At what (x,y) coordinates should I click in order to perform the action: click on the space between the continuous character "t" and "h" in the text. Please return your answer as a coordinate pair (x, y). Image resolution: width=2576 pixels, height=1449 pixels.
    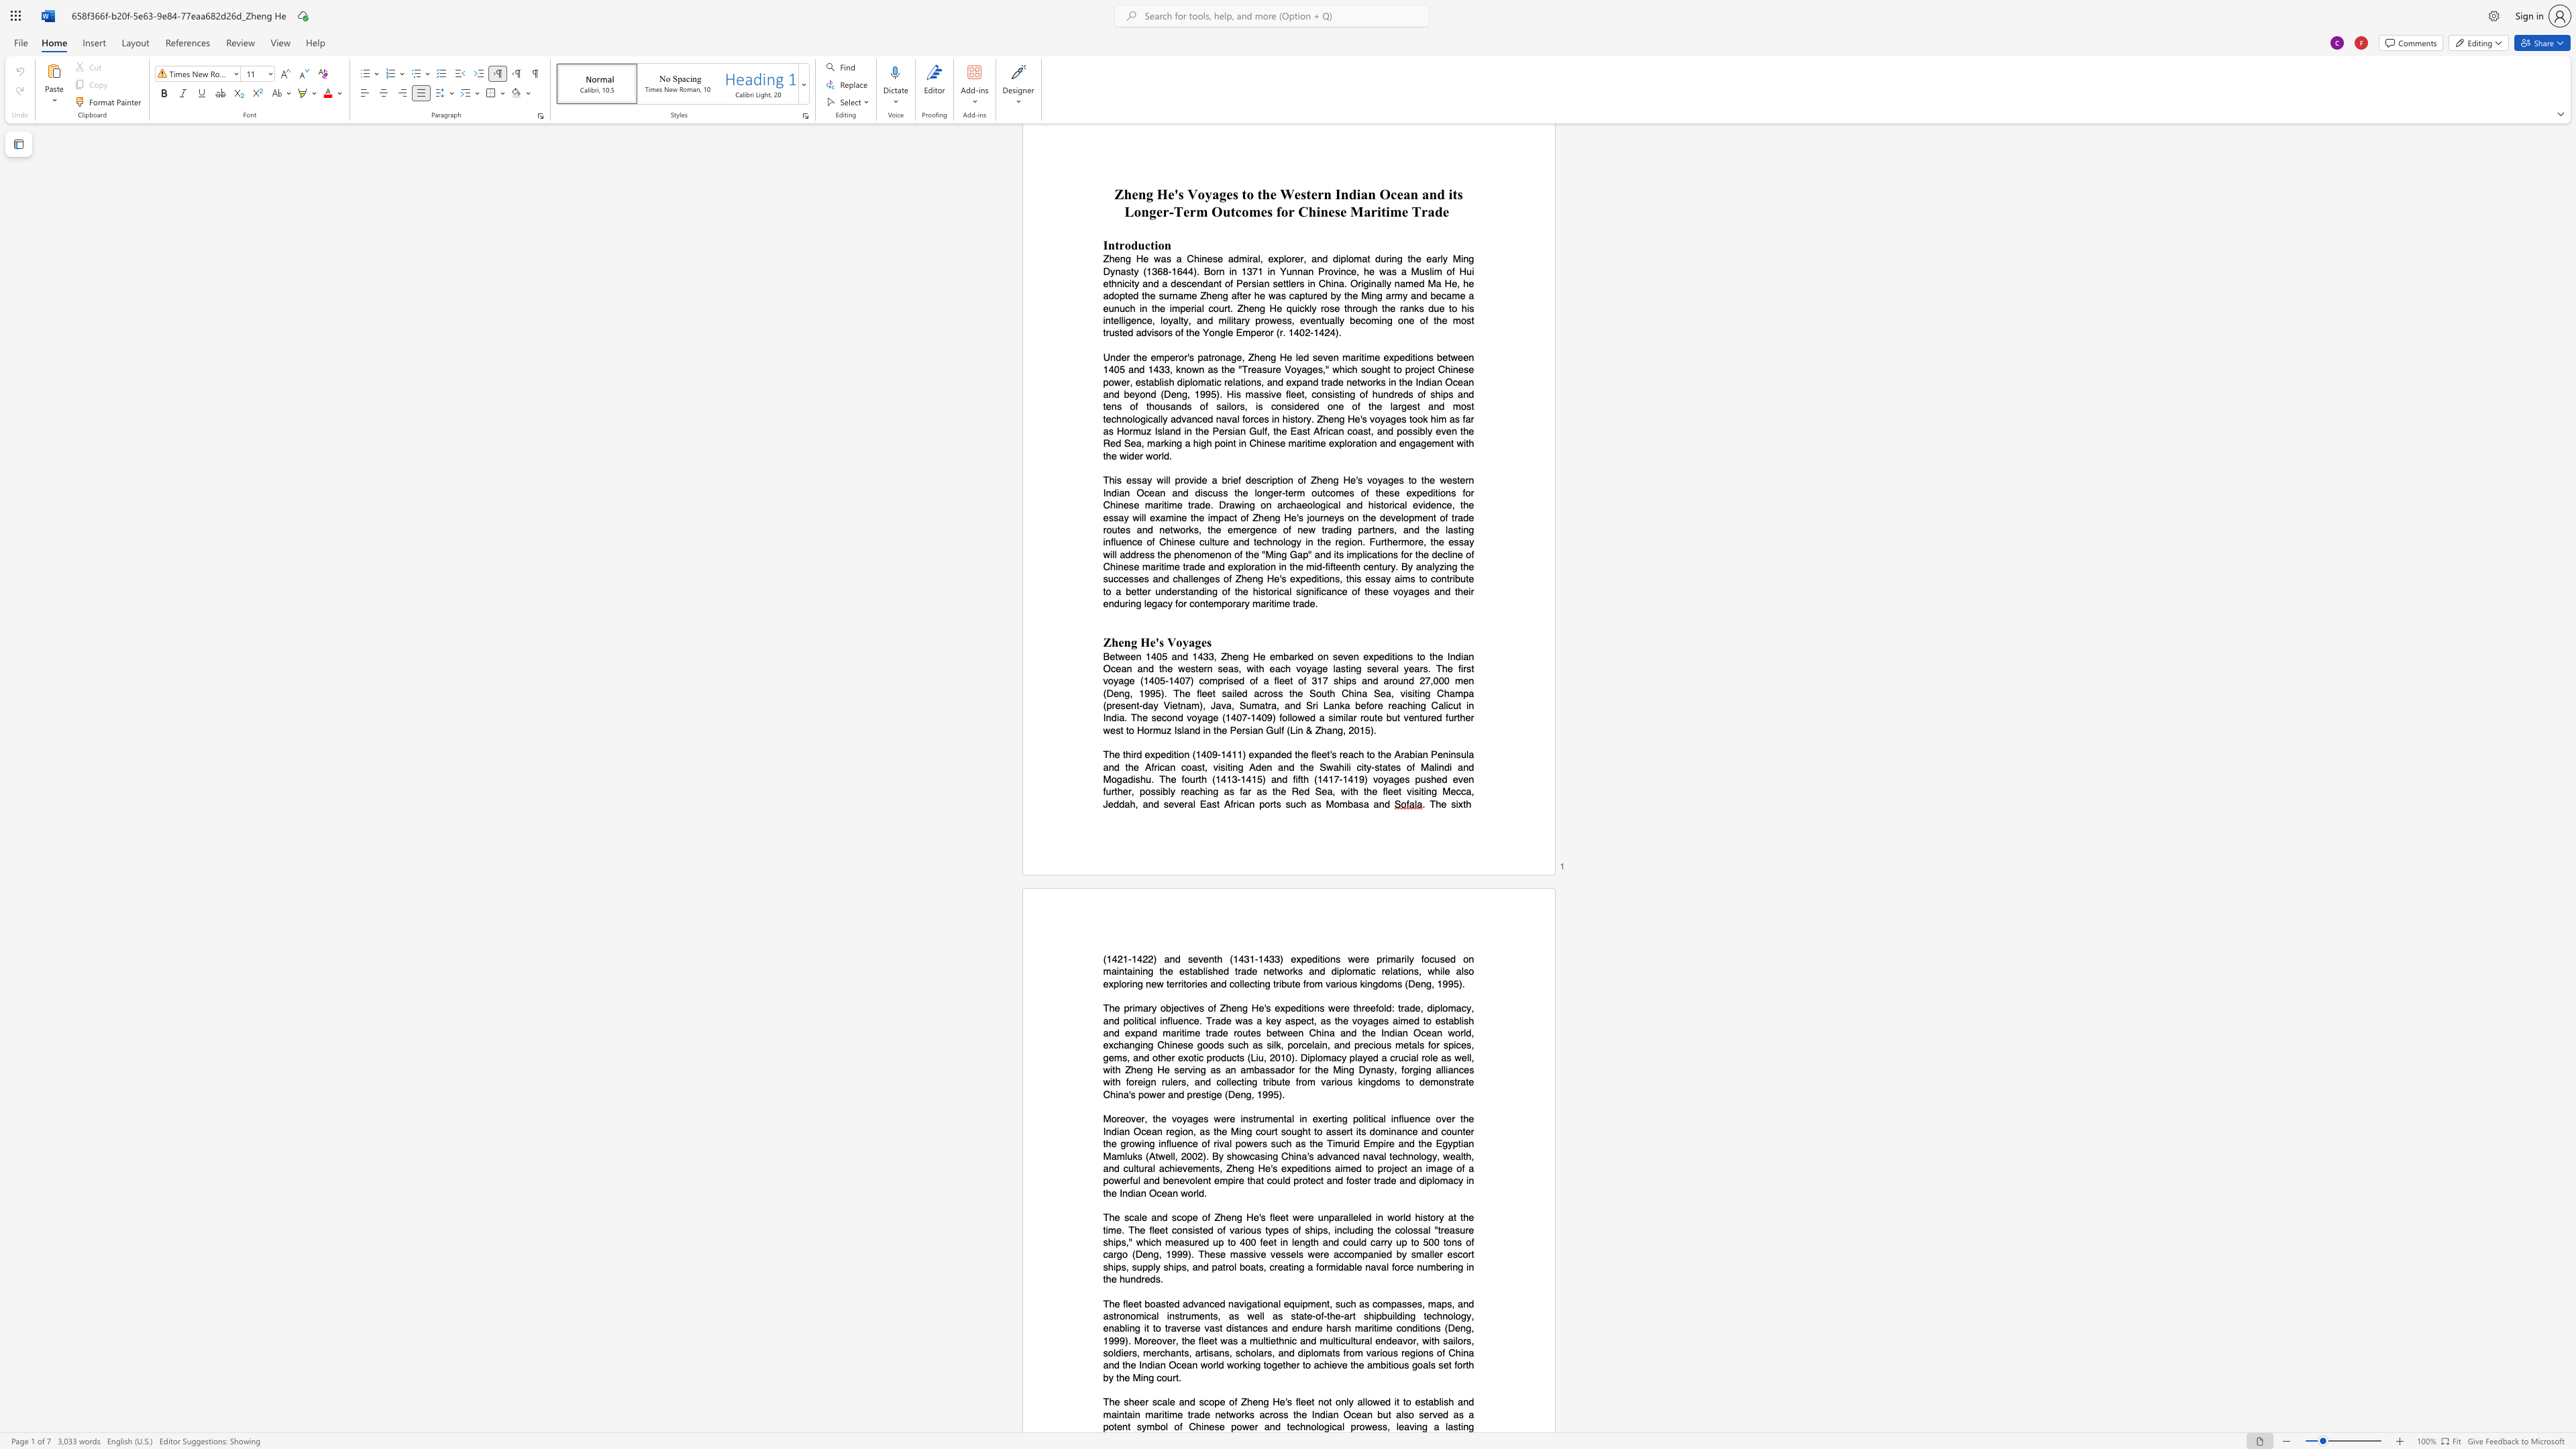
    Looking at the image, I should click on (1296, 1413).